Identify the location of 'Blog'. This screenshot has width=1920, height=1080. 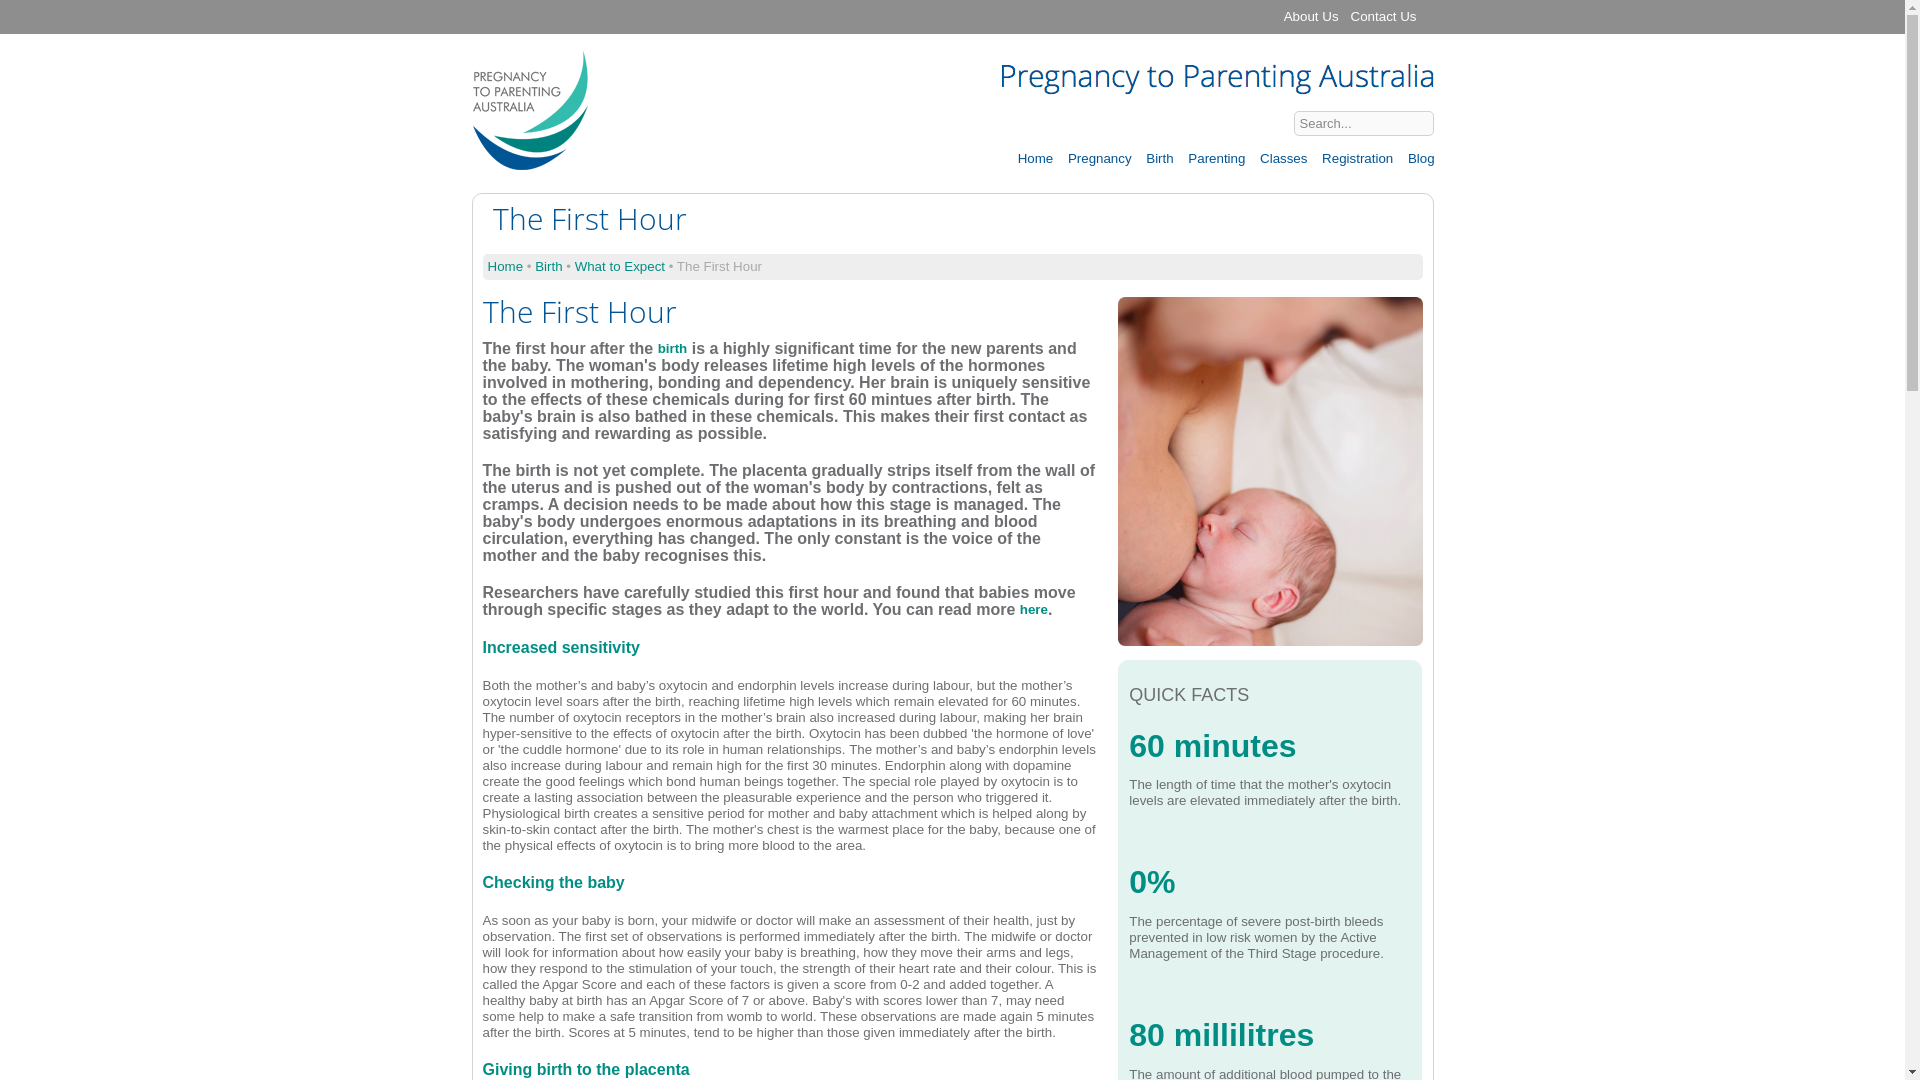
(1401, 157).